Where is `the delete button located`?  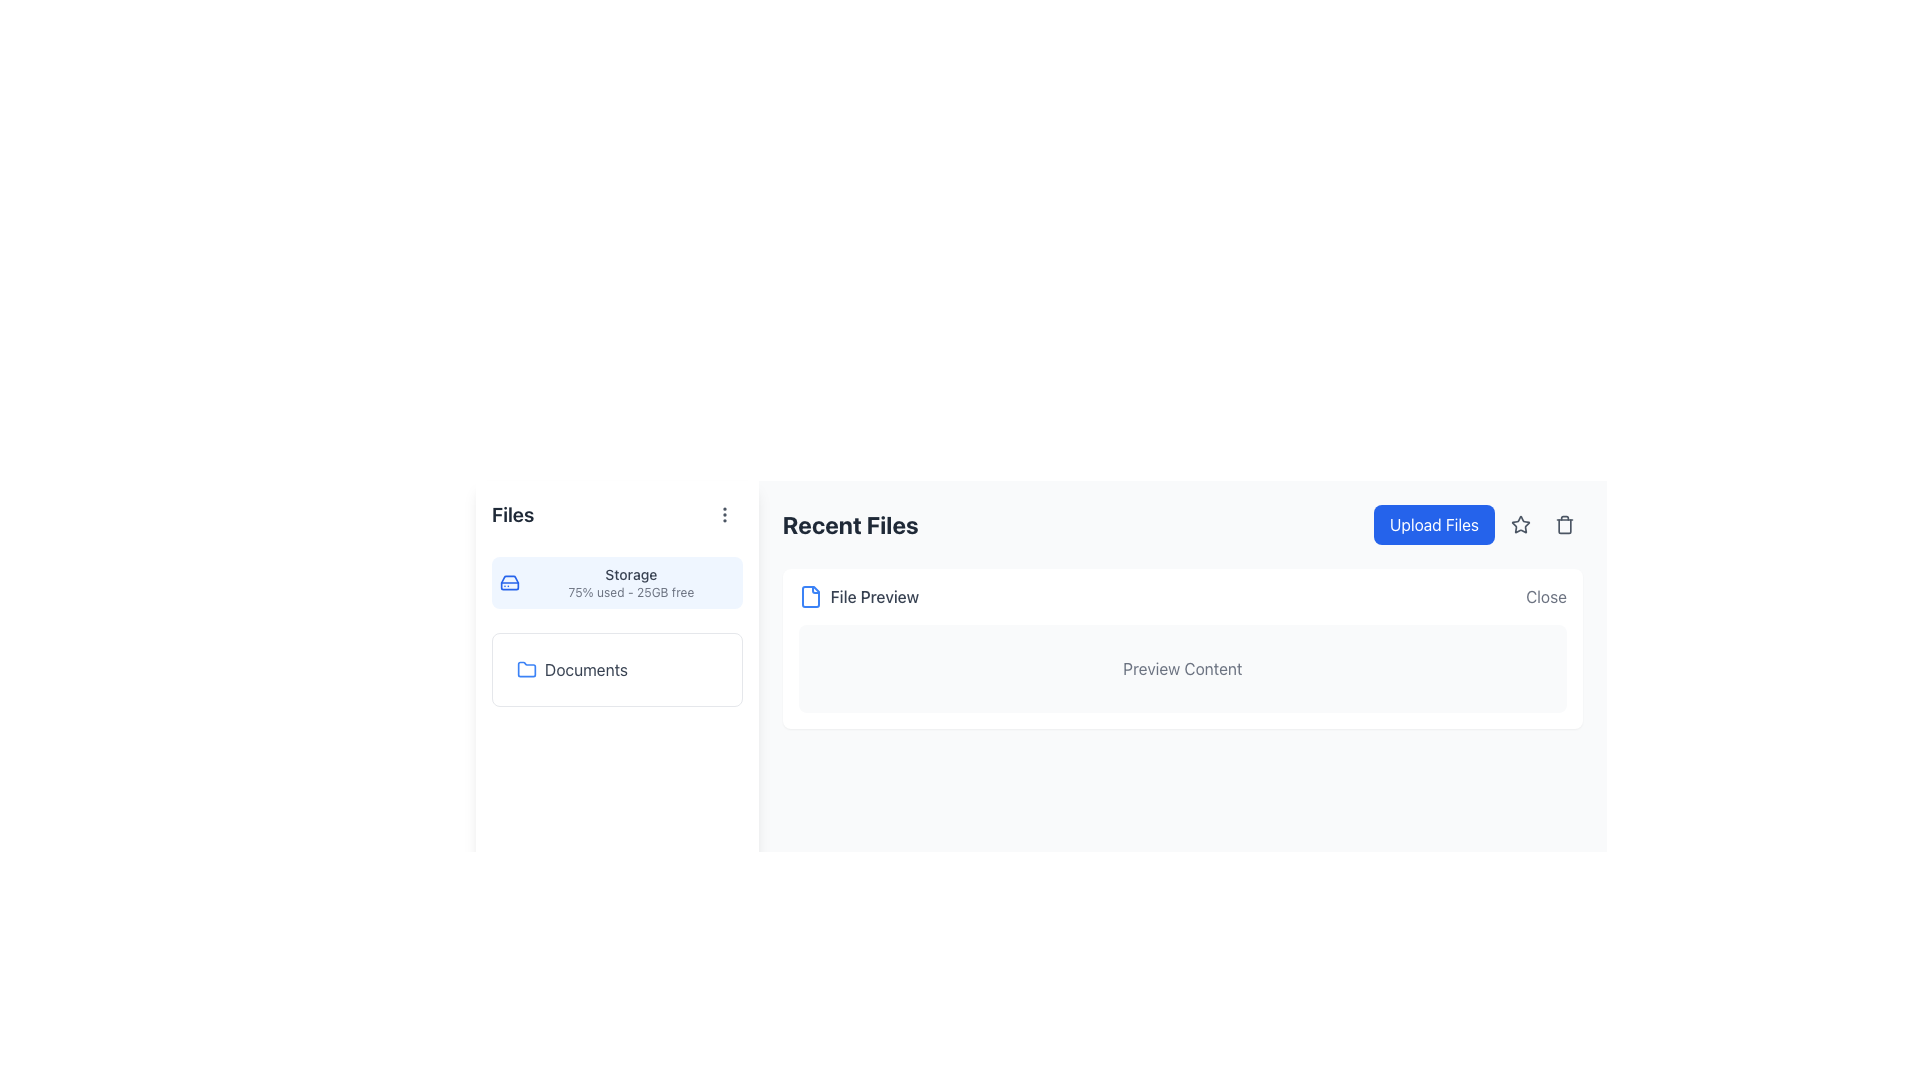
the delete button located is located at coordinates (1563, 523).